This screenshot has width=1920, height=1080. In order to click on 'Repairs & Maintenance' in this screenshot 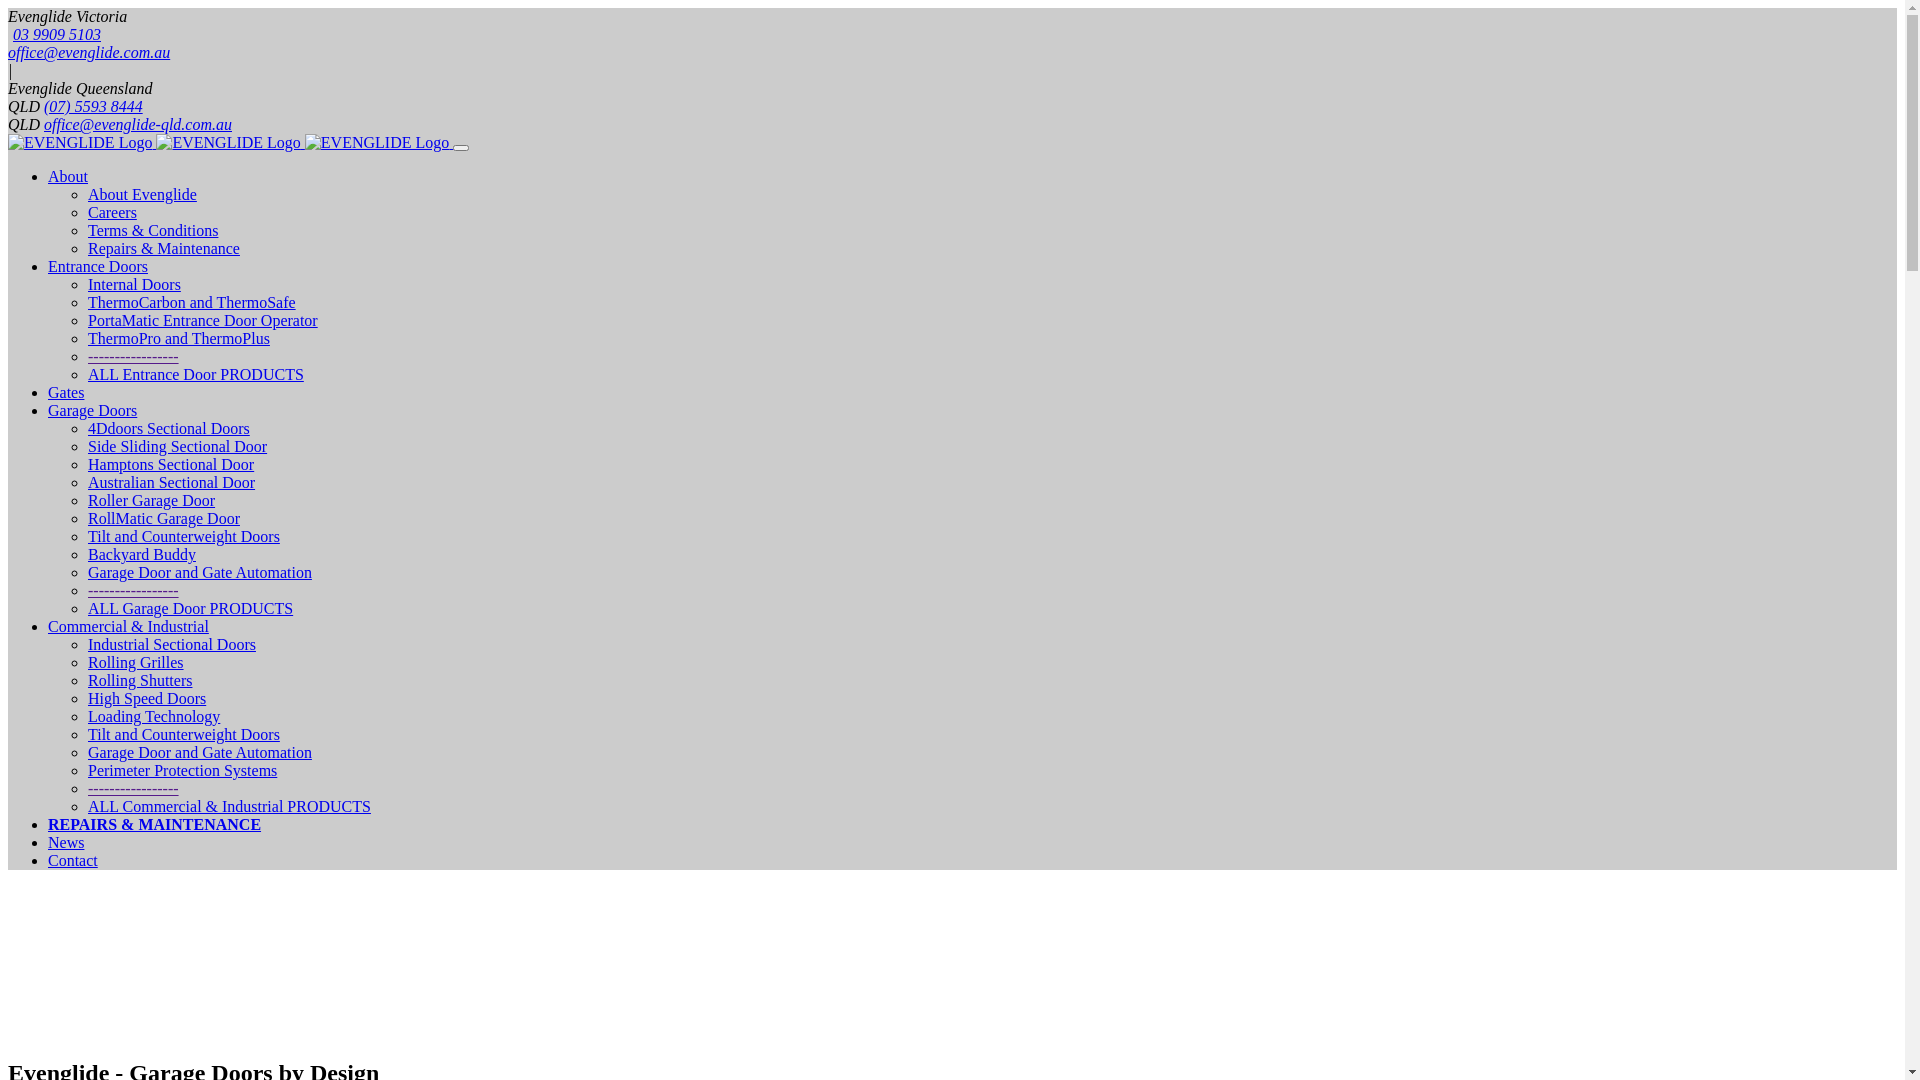, I will do `click(163, 247)`.